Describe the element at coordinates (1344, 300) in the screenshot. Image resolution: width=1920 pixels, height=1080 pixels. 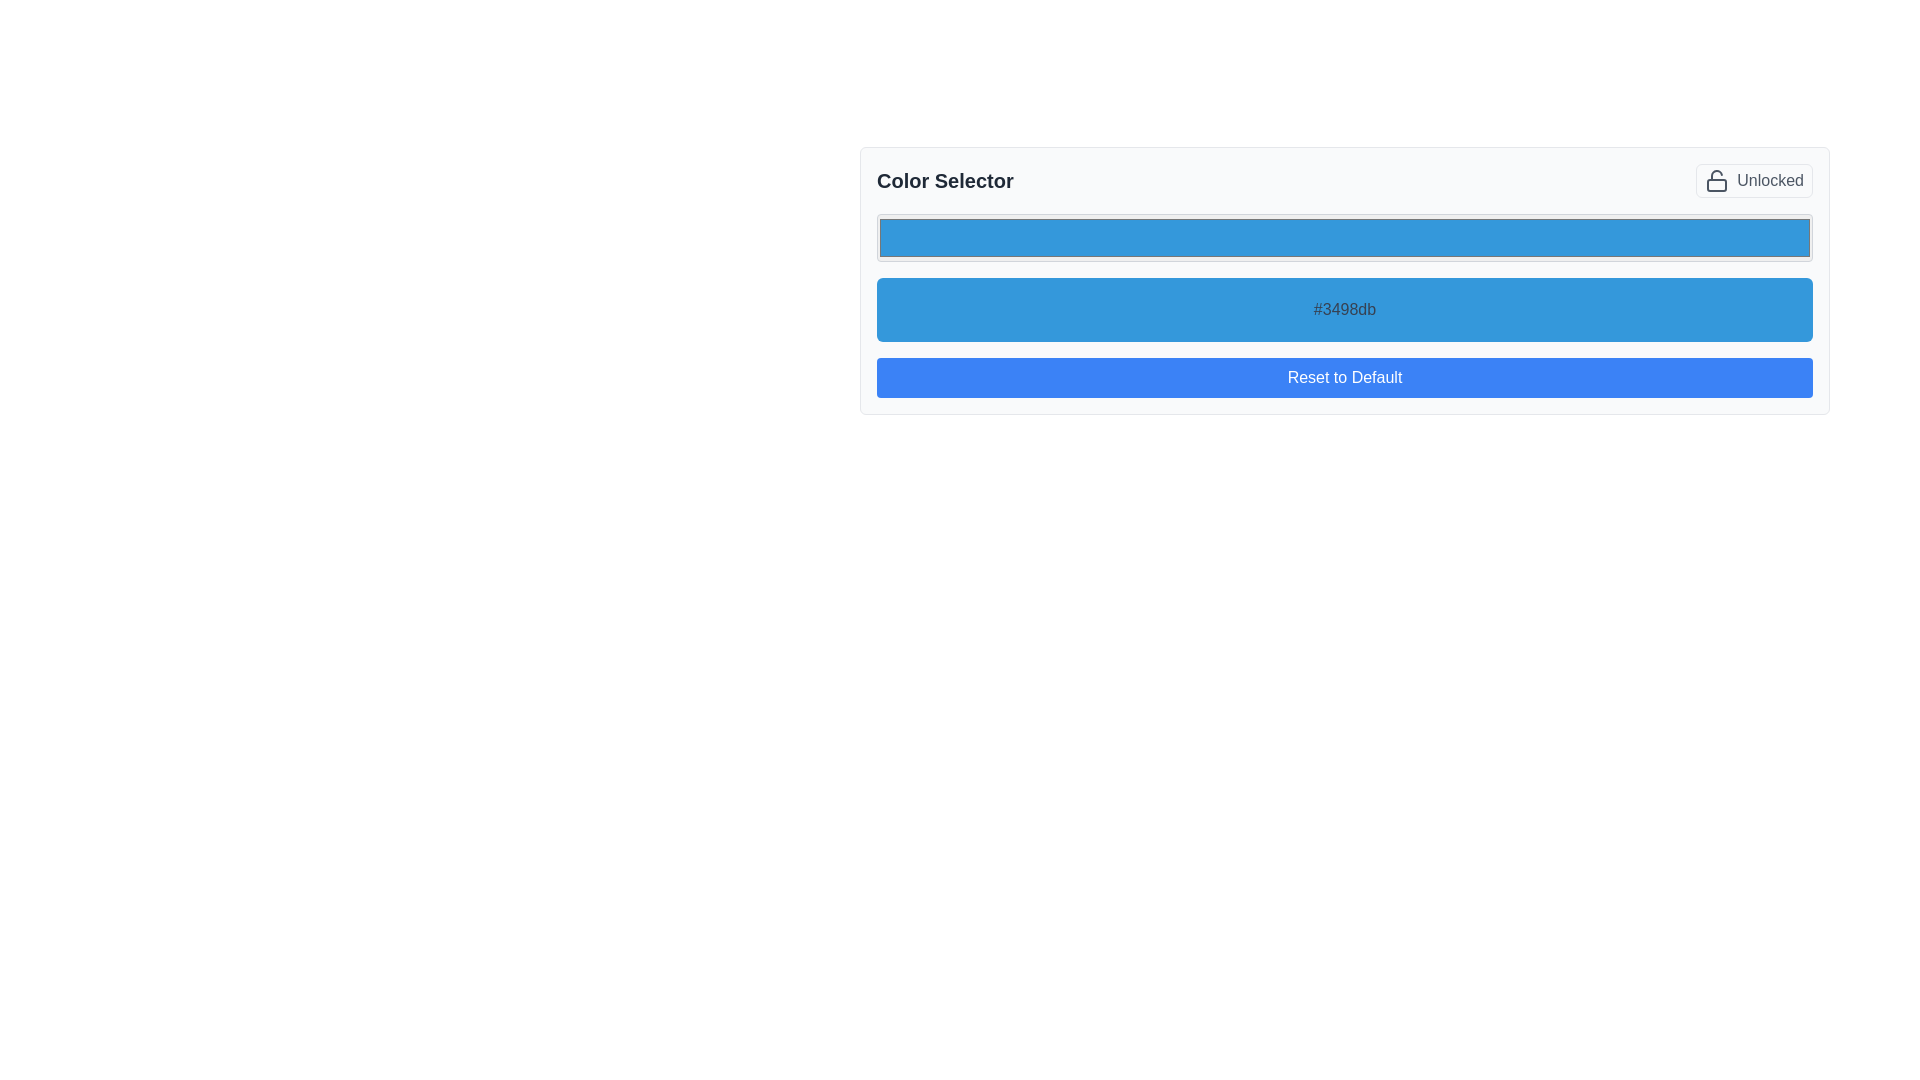
I see `text content of the hexadecimal color code displayed at the center of the blue rectangular background element, which is the second in a vertically stacked sequence of color blocks beneath the 'Color Selector' title` at that location.